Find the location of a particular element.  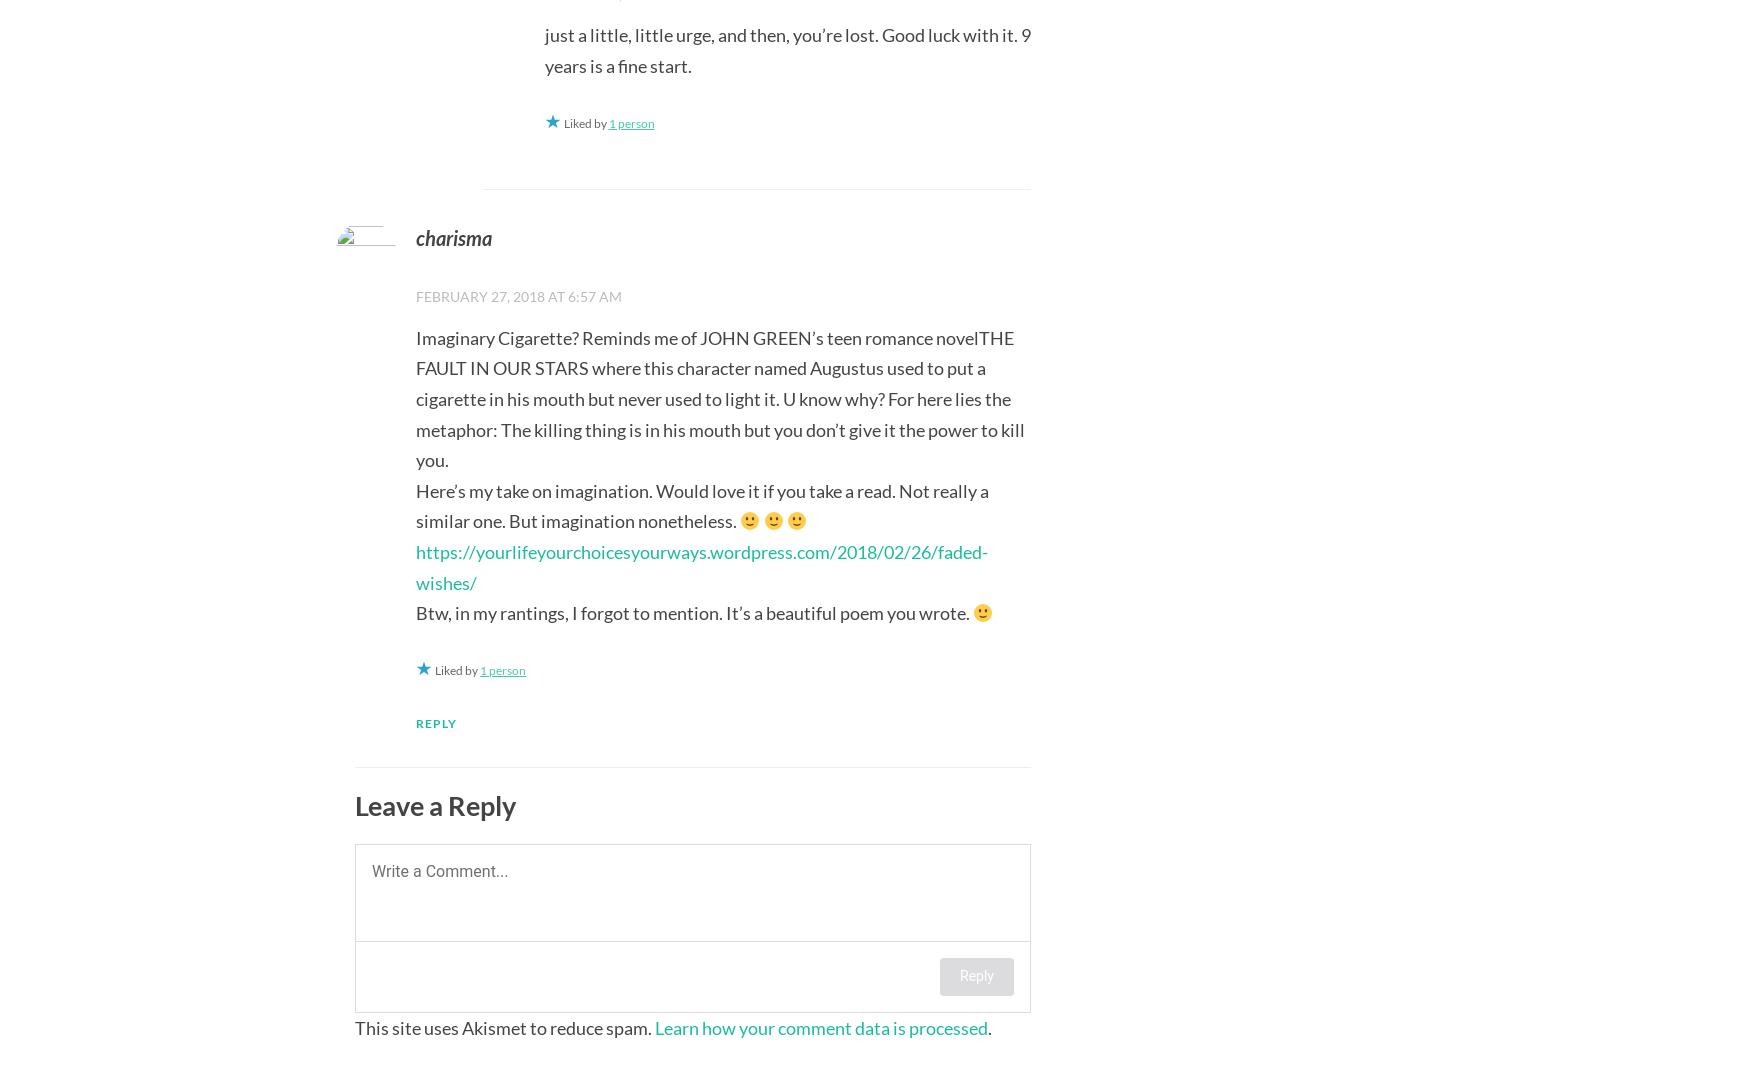

'https://yourlifeyourchoicesyourways.wordpress.com/2018/02/26/faded-wishes/' is located at coordinates (701, 565).